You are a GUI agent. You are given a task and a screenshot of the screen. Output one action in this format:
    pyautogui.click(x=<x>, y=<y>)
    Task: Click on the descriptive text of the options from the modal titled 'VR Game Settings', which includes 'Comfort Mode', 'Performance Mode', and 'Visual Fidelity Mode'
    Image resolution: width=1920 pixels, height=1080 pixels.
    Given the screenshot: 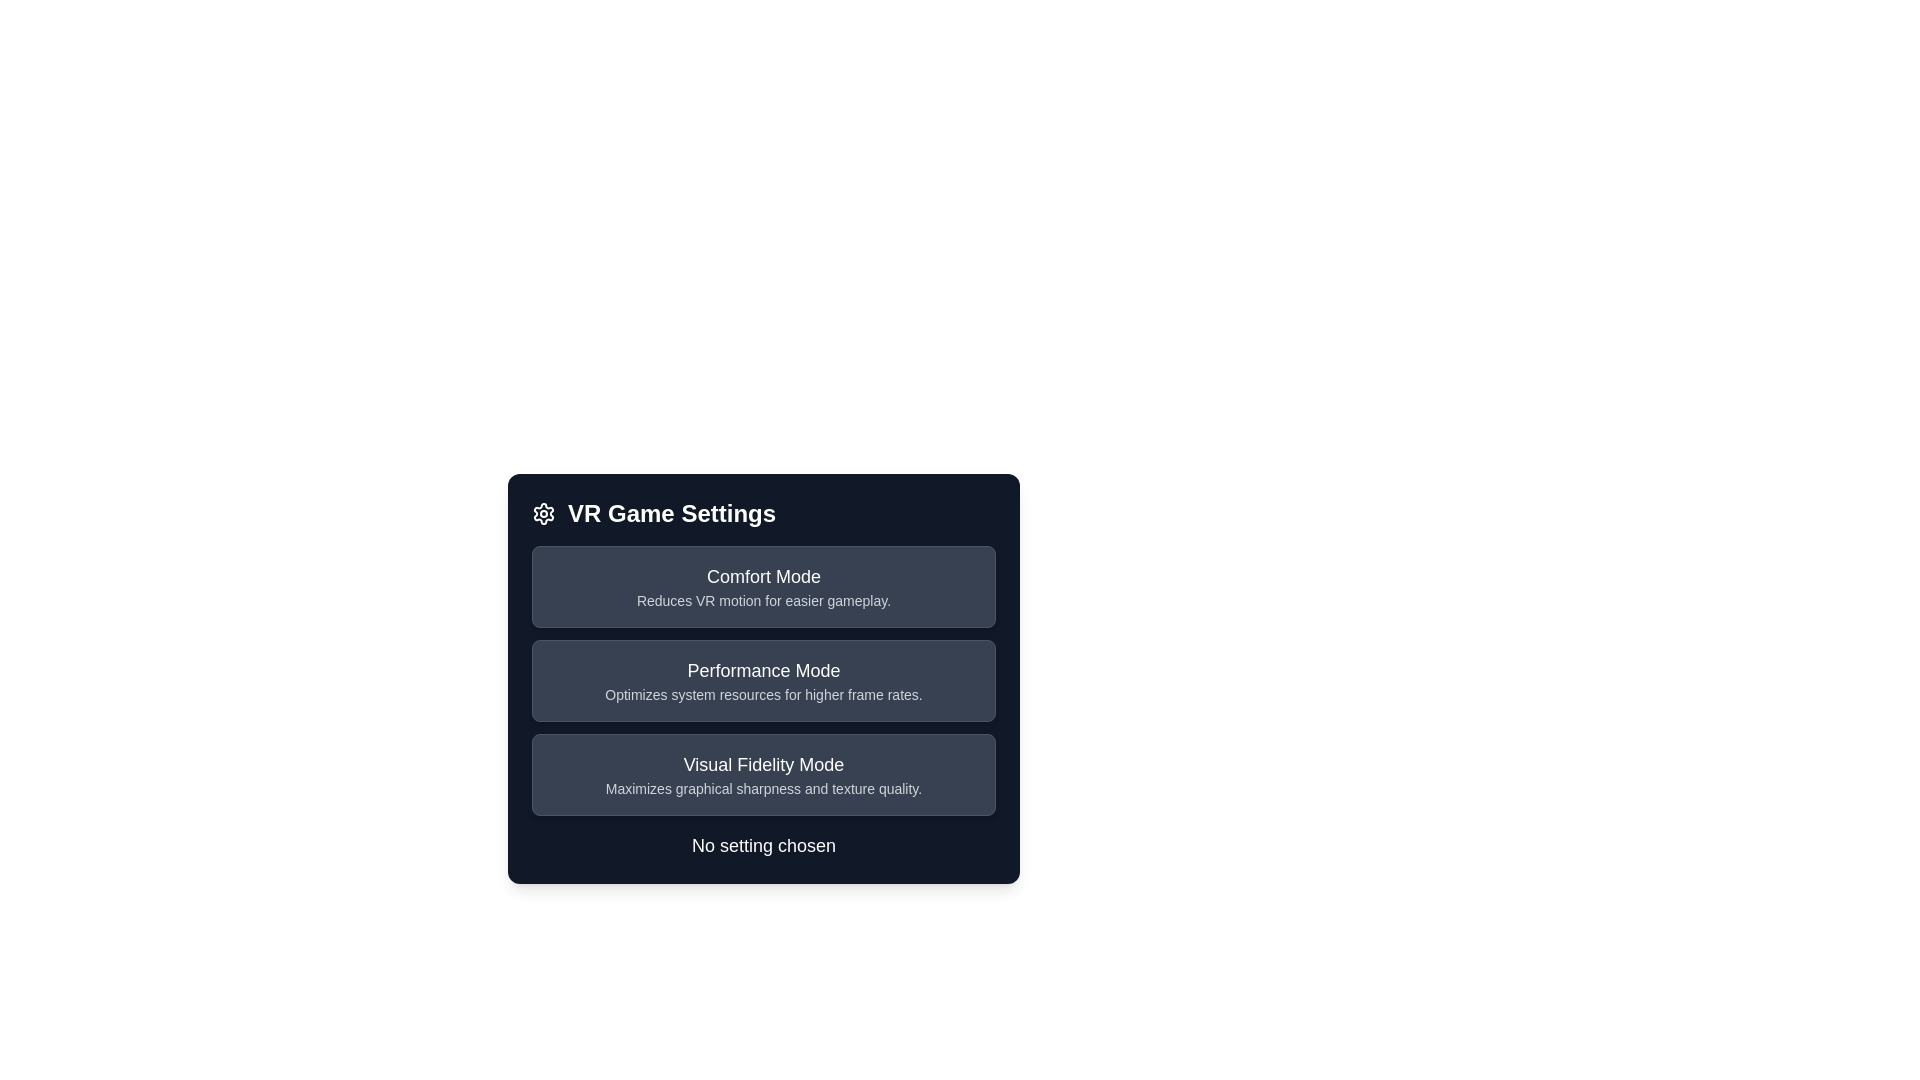 What is the action you would take?
    pyautogui.click(x=762, y=693)
    